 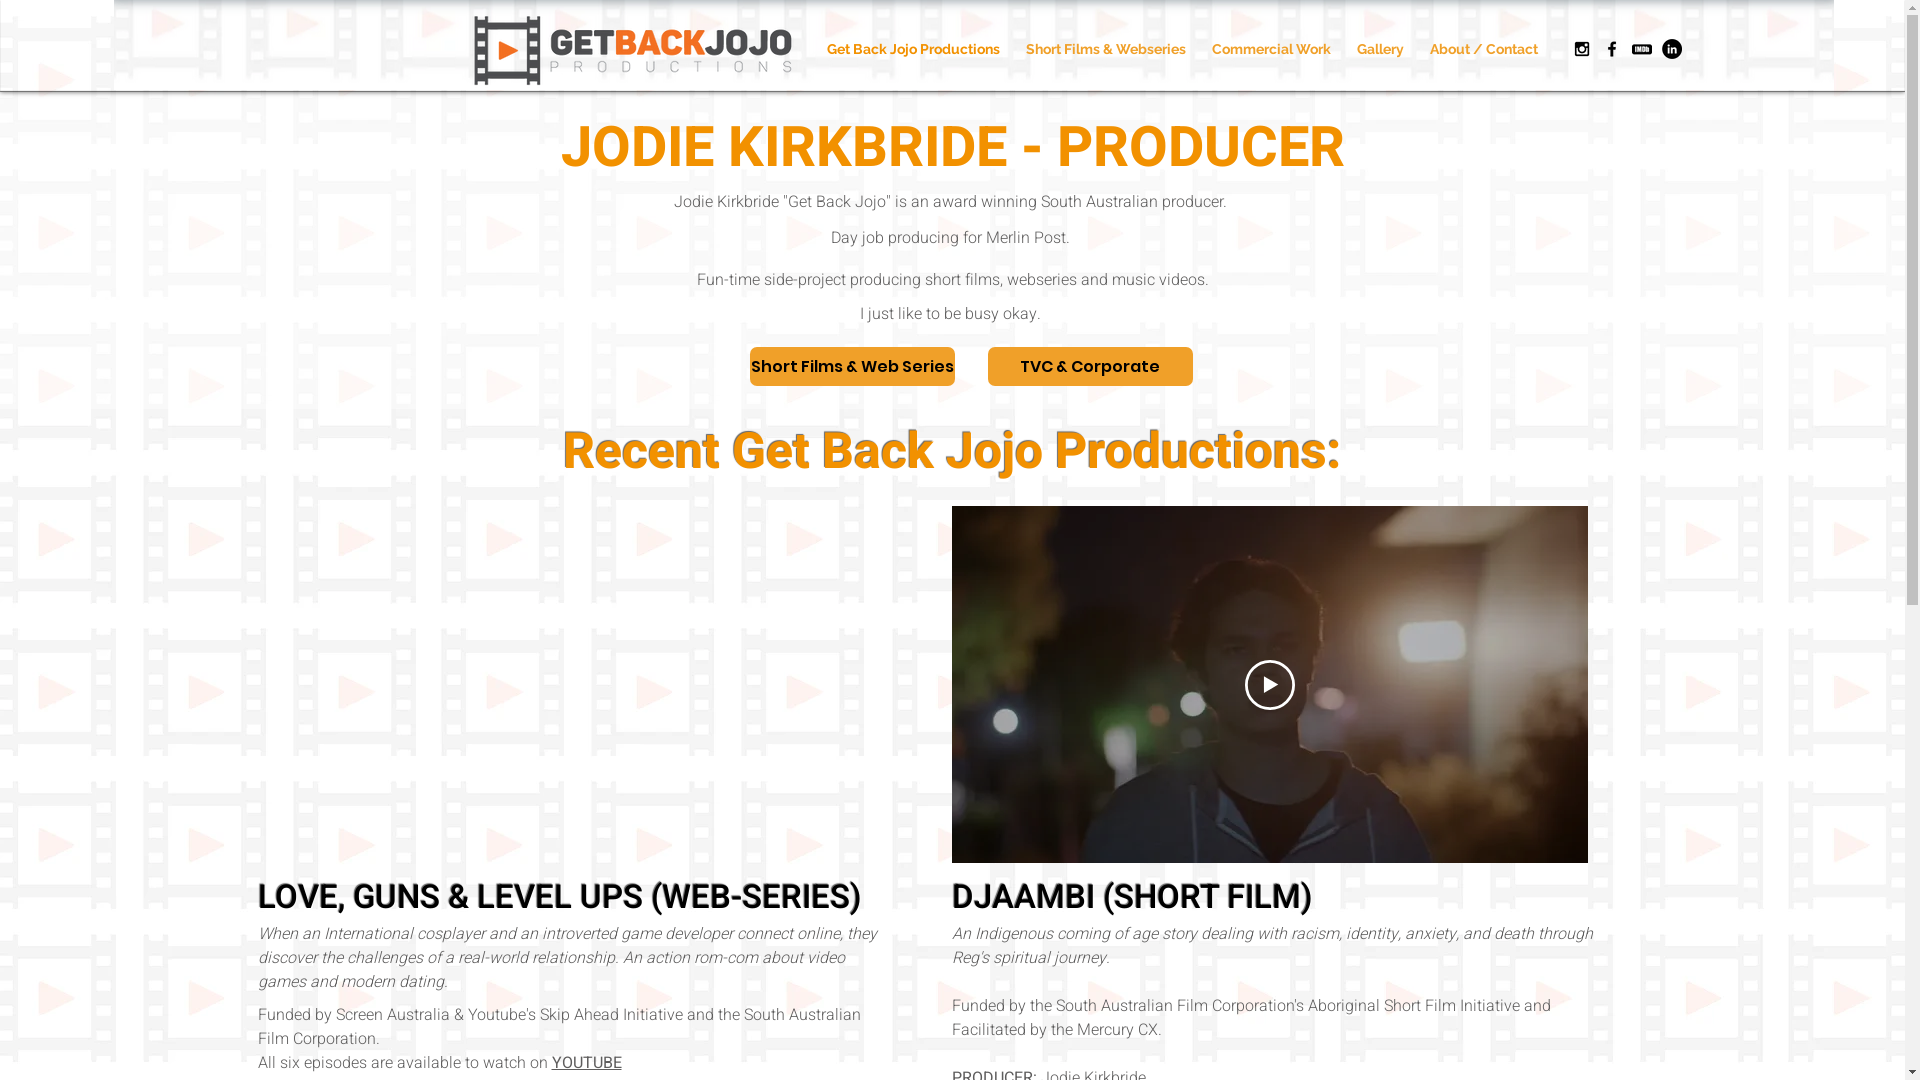 What do you see at coordinates (1269, 48) in the screenshot?
I see `'Commercial Work'` at bounding box center [1269, 48].